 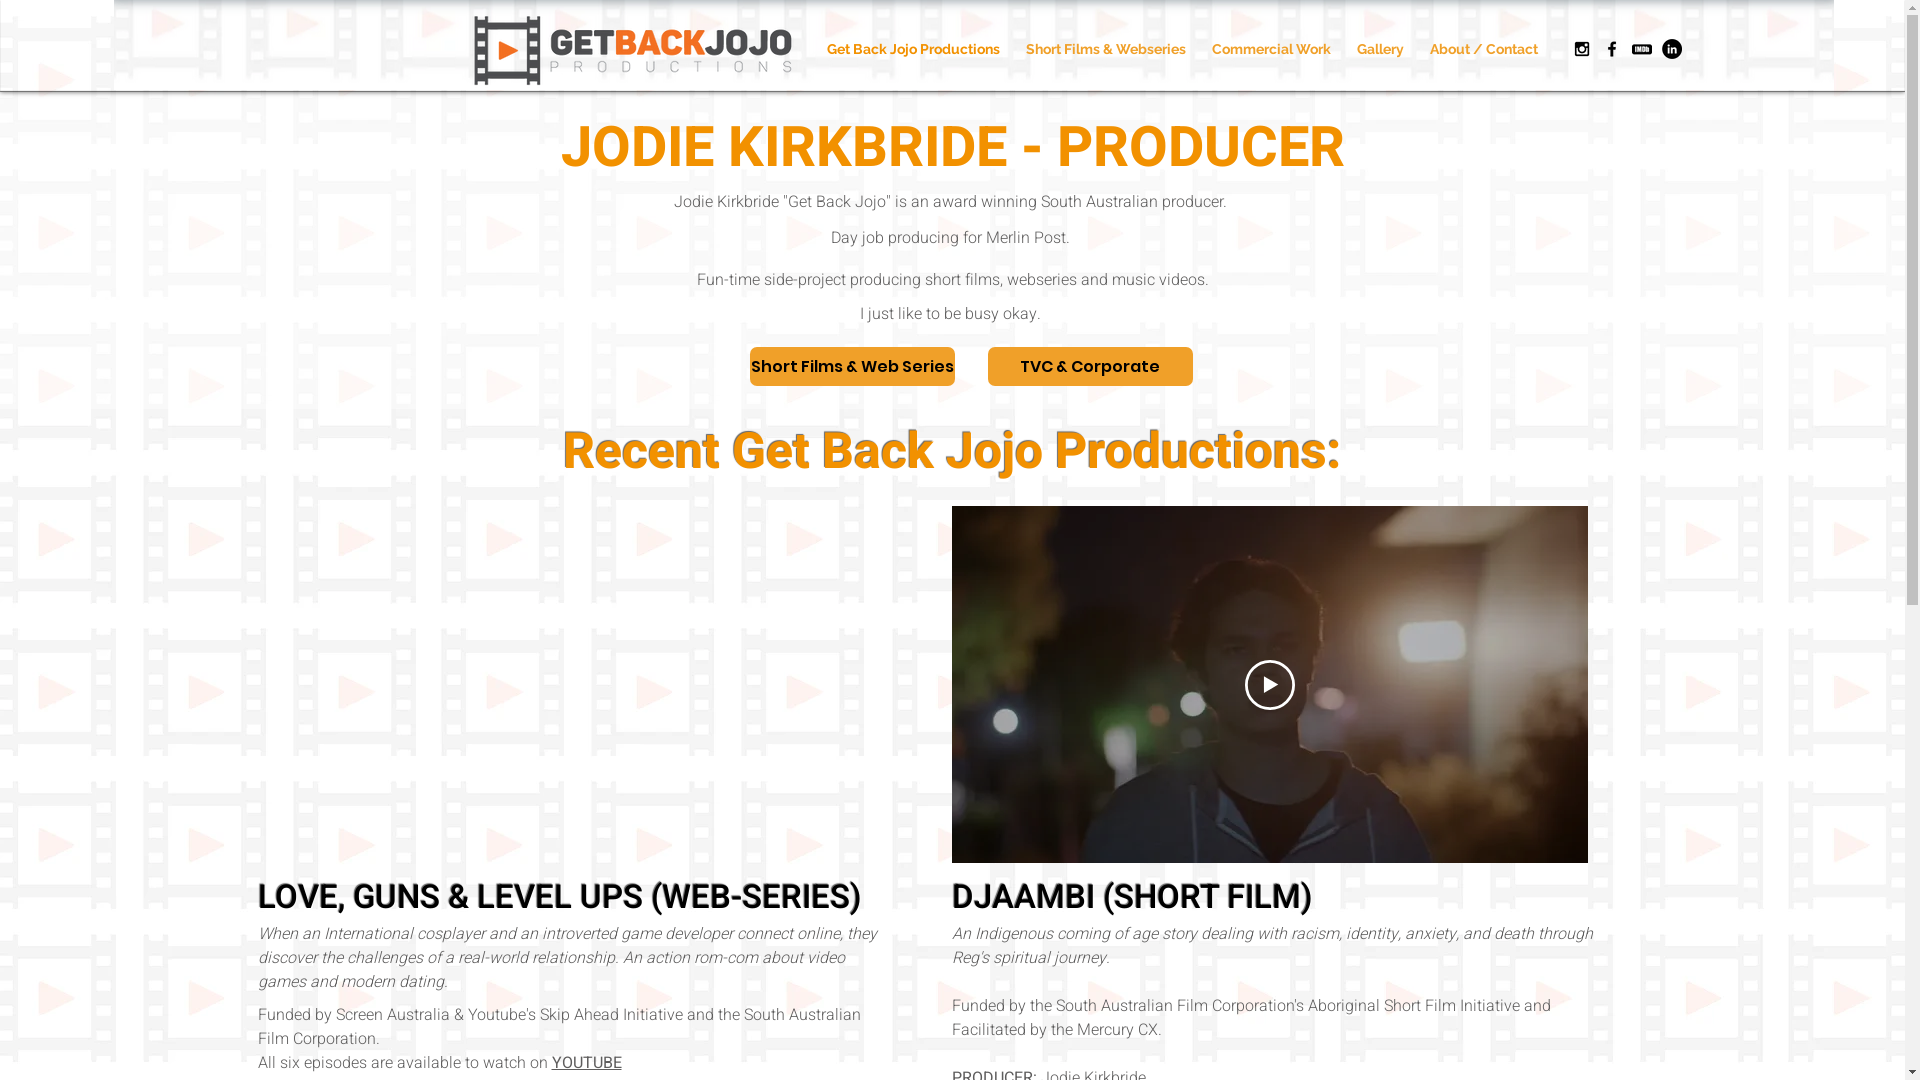 What do you see at coordinates (1269, 48) in the screenshot?
I see `'Commercial Work'` at bounding box center [1269, 48].